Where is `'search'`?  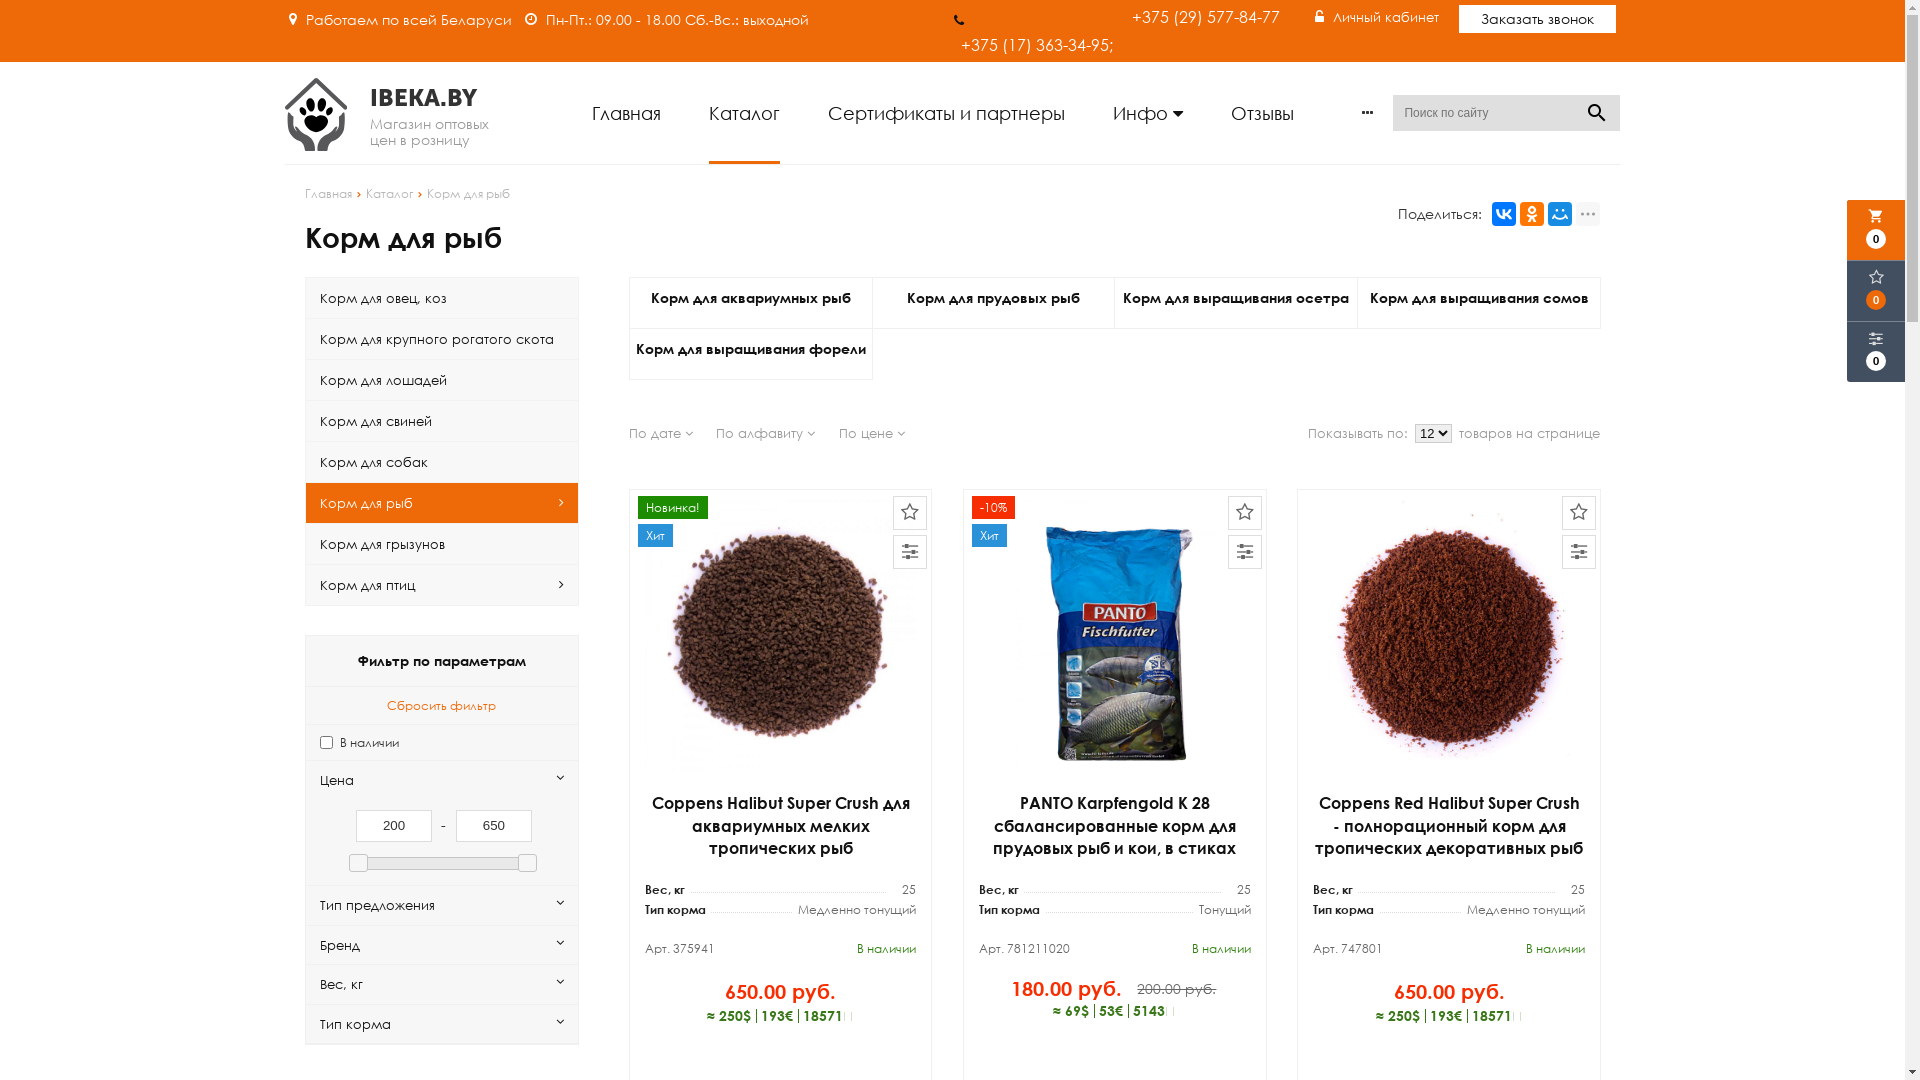
'search' is located at coordinates (1596, 112).